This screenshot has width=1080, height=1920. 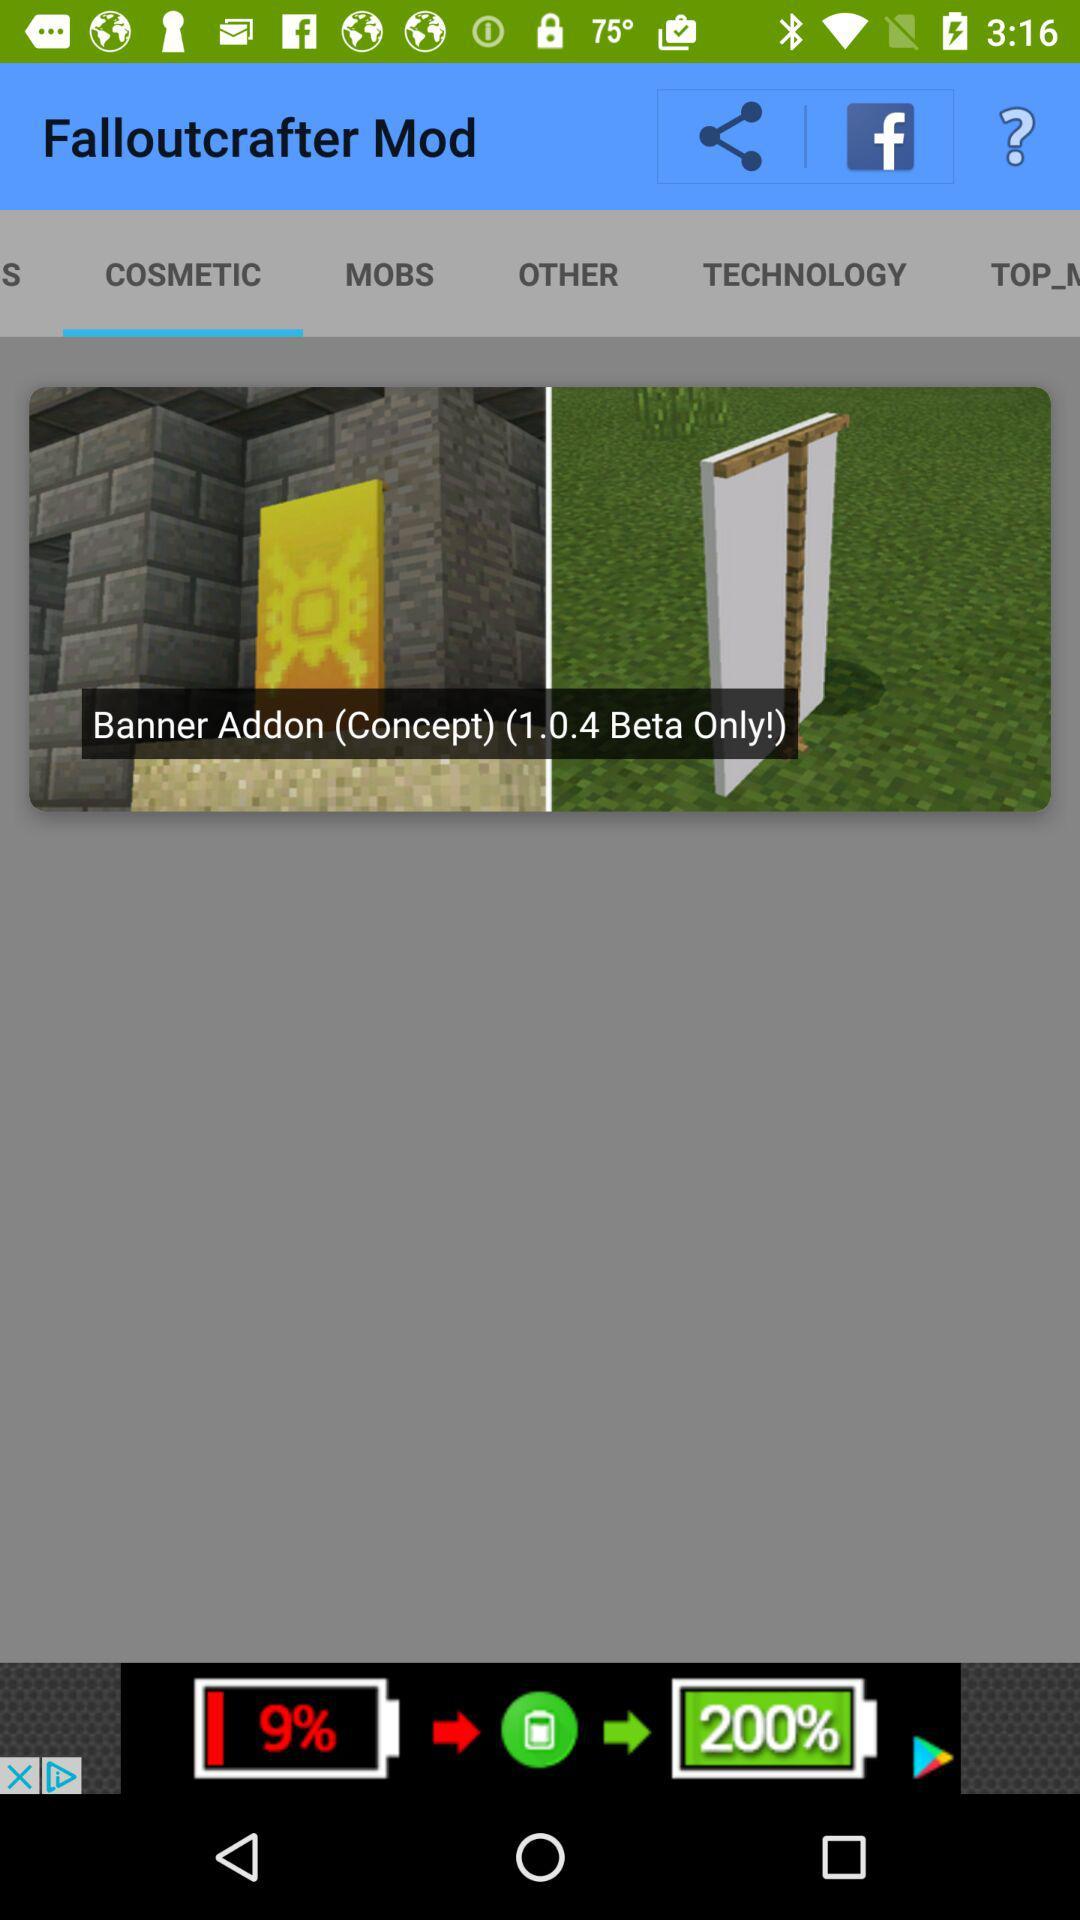 What do you see at coordinates (182, 272) in the screenshot?
I see `cosmetic` at bounding box center [182, 272].